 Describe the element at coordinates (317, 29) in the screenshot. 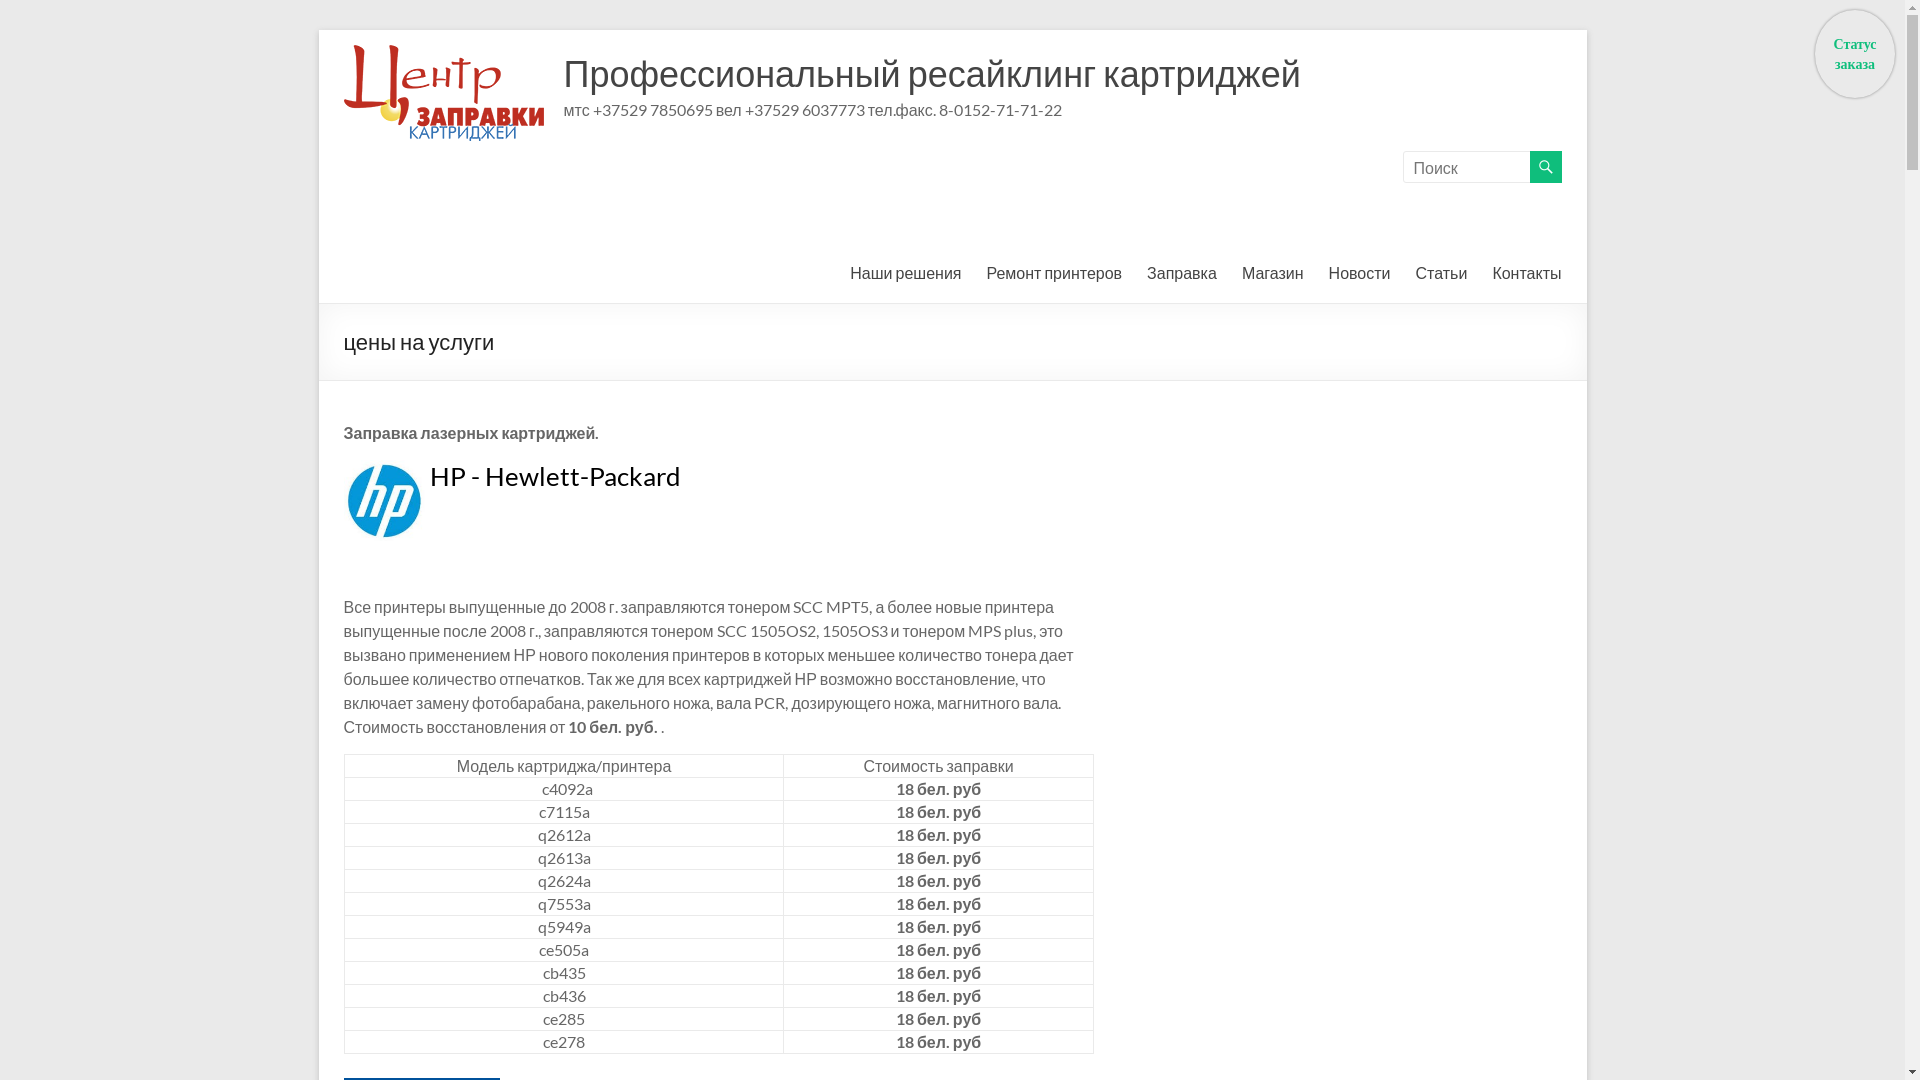

I see `'Skip to content'` at that location.